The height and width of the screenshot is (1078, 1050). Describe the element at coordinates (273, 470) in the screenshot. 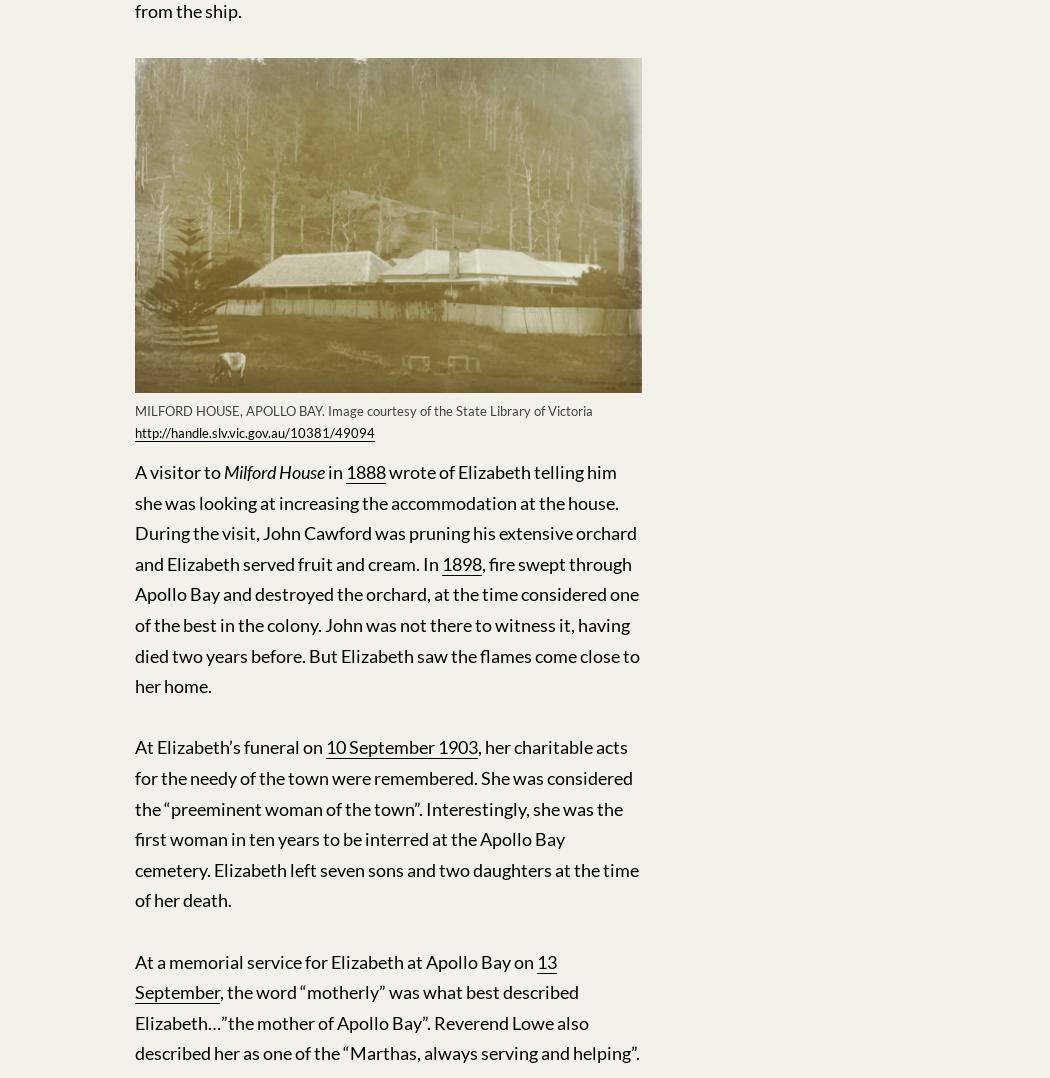

I see `'Milford House'` at that location.